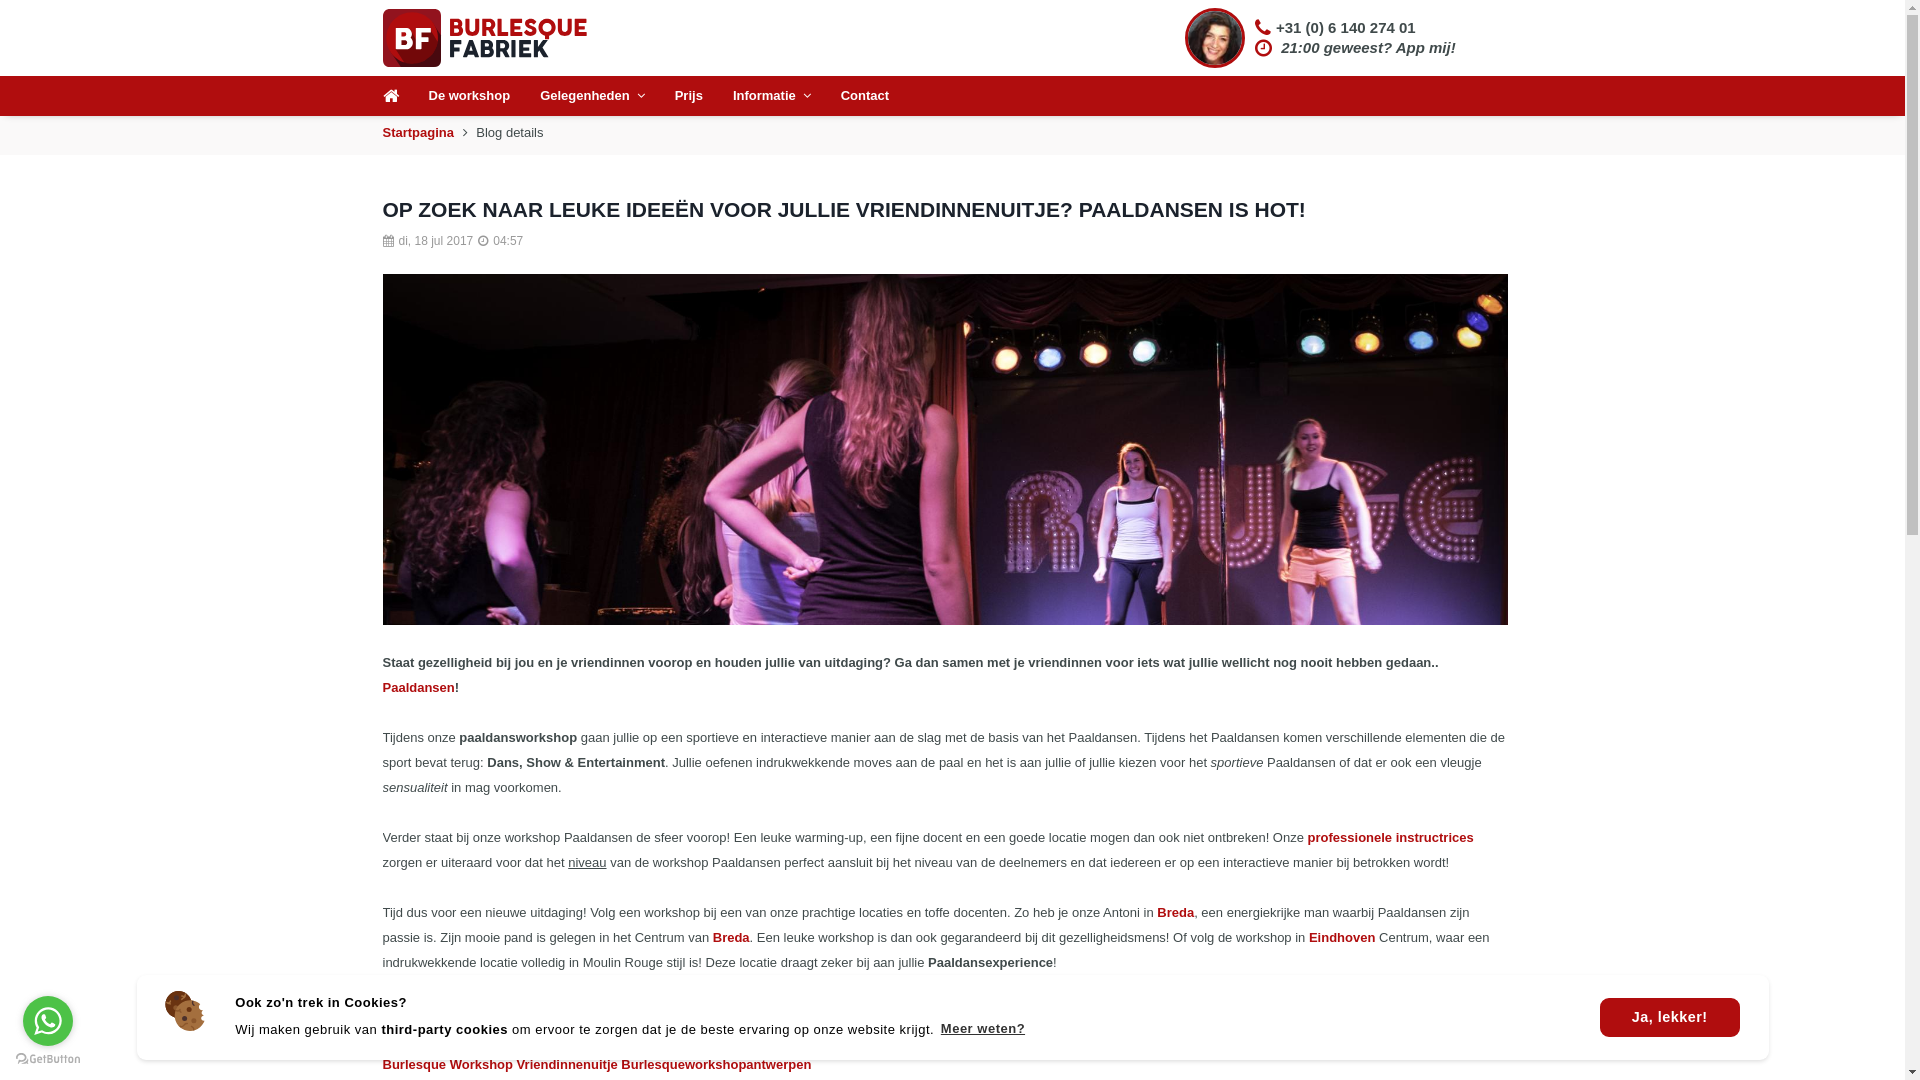 This screenshot has width=1920, height=1080. I want to click on 'Prijs', so click(689, 96).